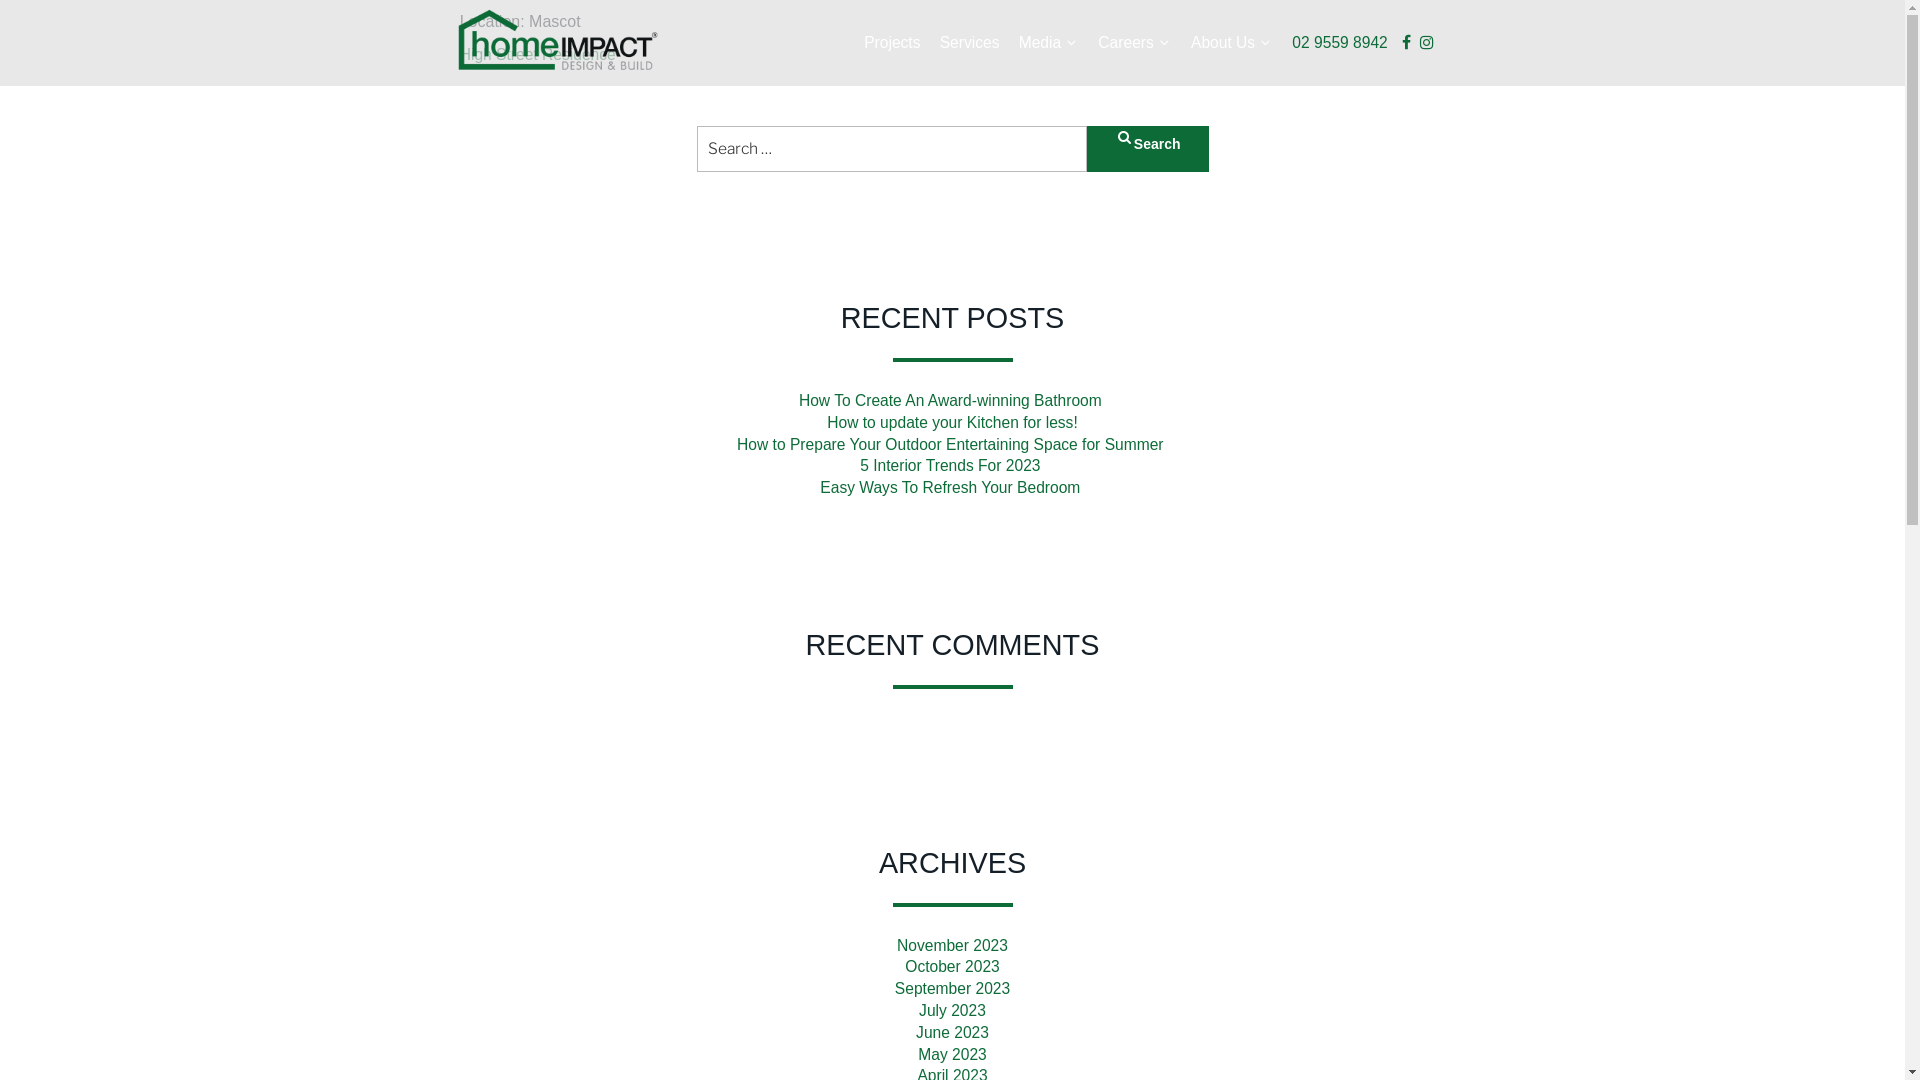 The height and width of the screenshot is (1080, 1920). I want to click on '5 Interior Trends For 2023 ', so click(951, 465).